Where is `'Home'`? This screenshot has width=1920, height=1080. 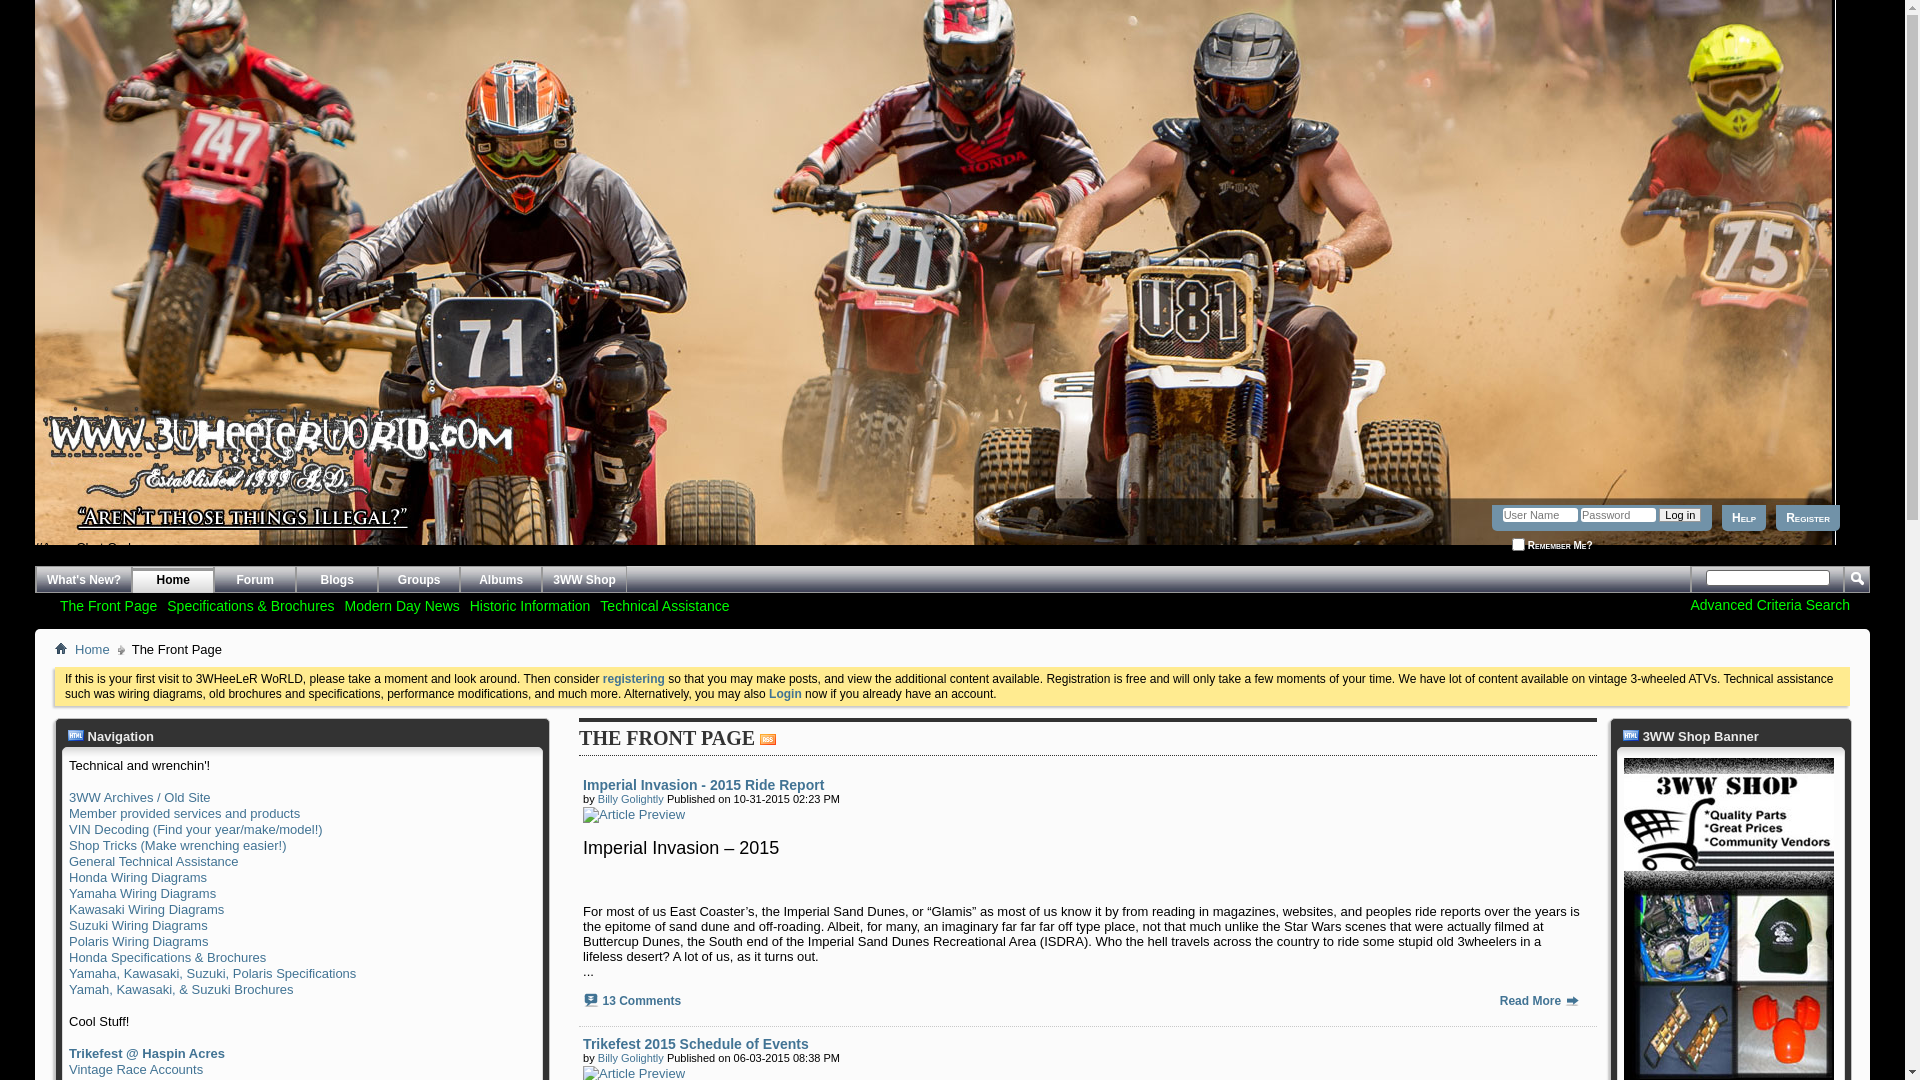
'Home' is located at coordinates (172, 579).